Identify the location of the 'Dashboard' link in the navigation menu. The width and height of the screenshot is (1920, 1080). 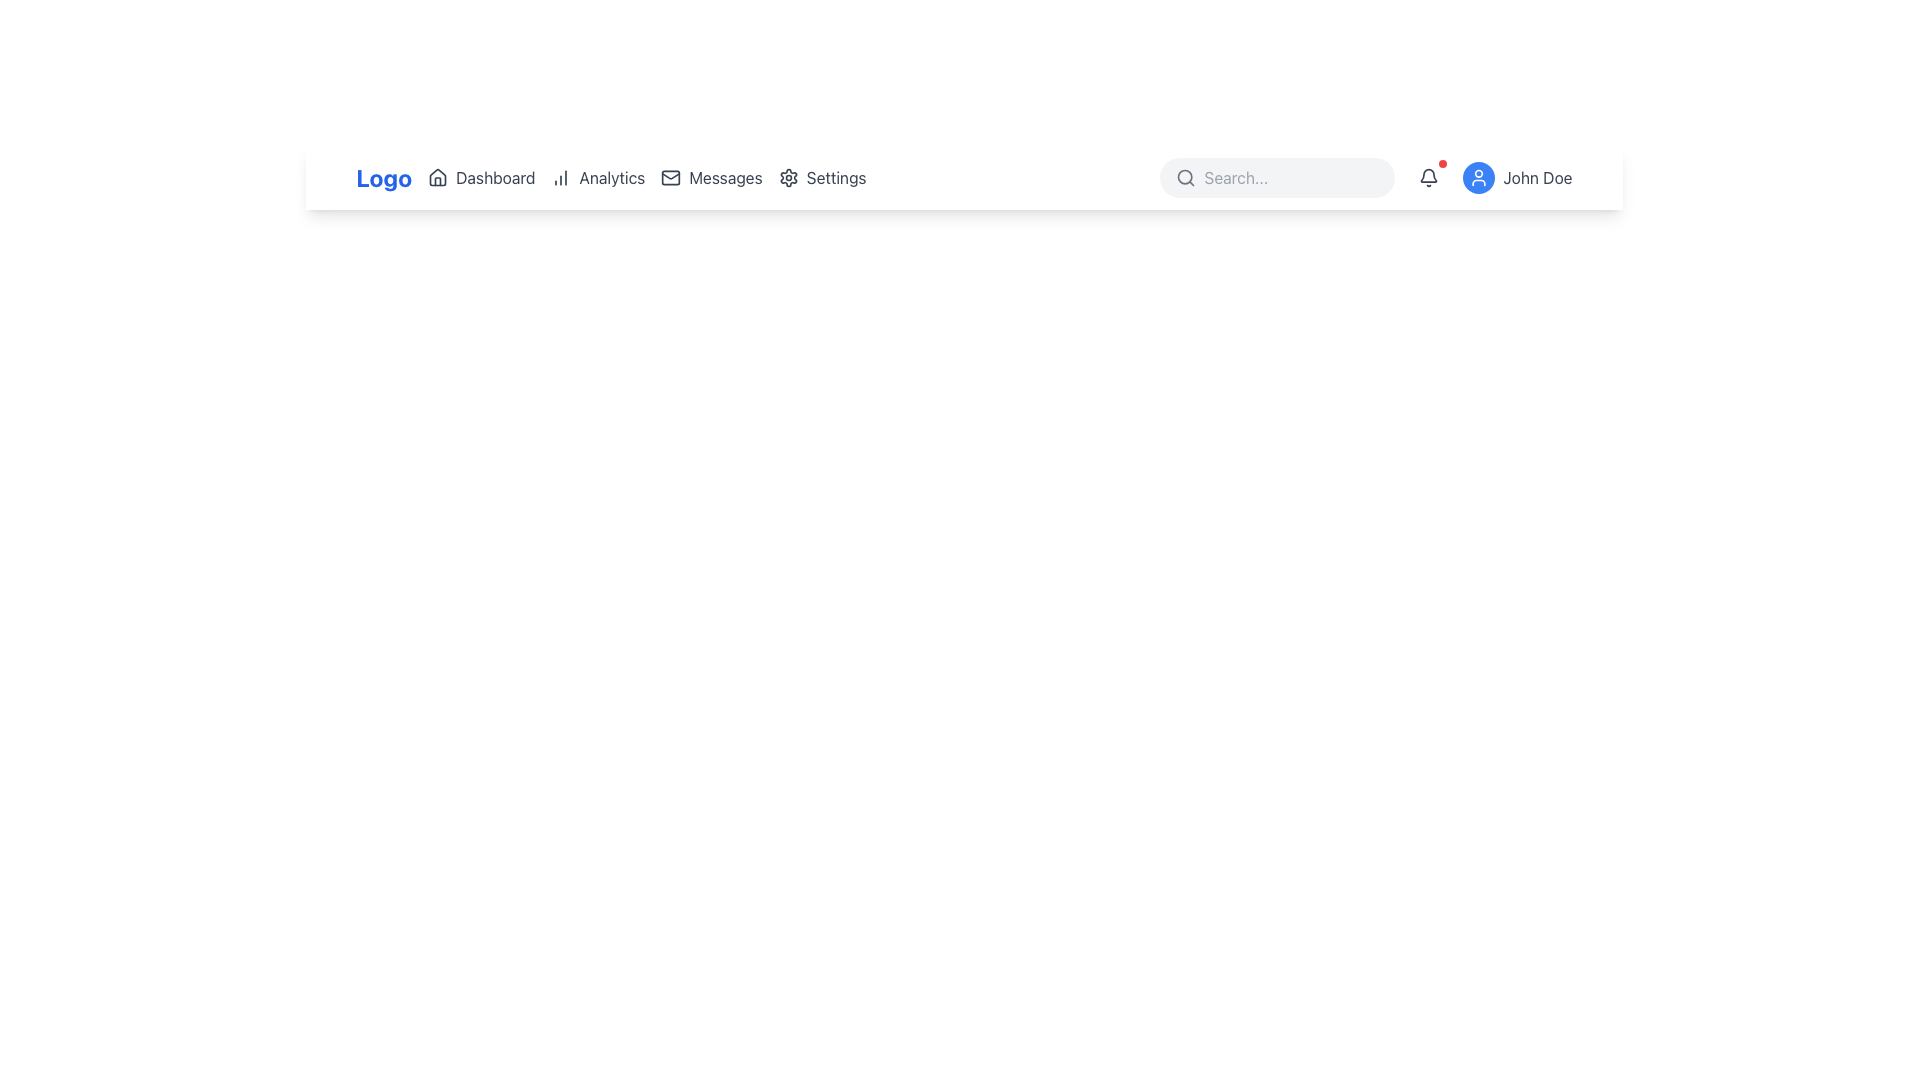
(481, 176).